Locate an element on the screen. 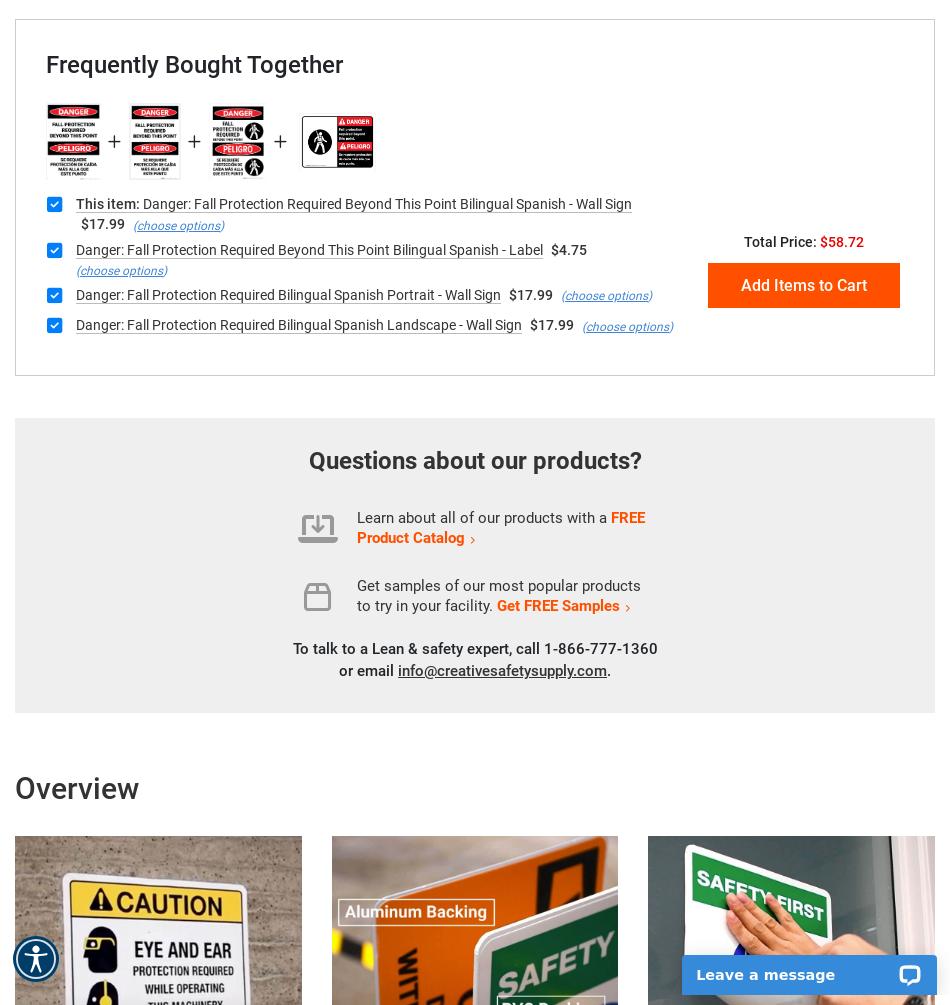 This screenshot has height=1005, width=950. '1-866-777-1360' is located at coordinates (600, 647).